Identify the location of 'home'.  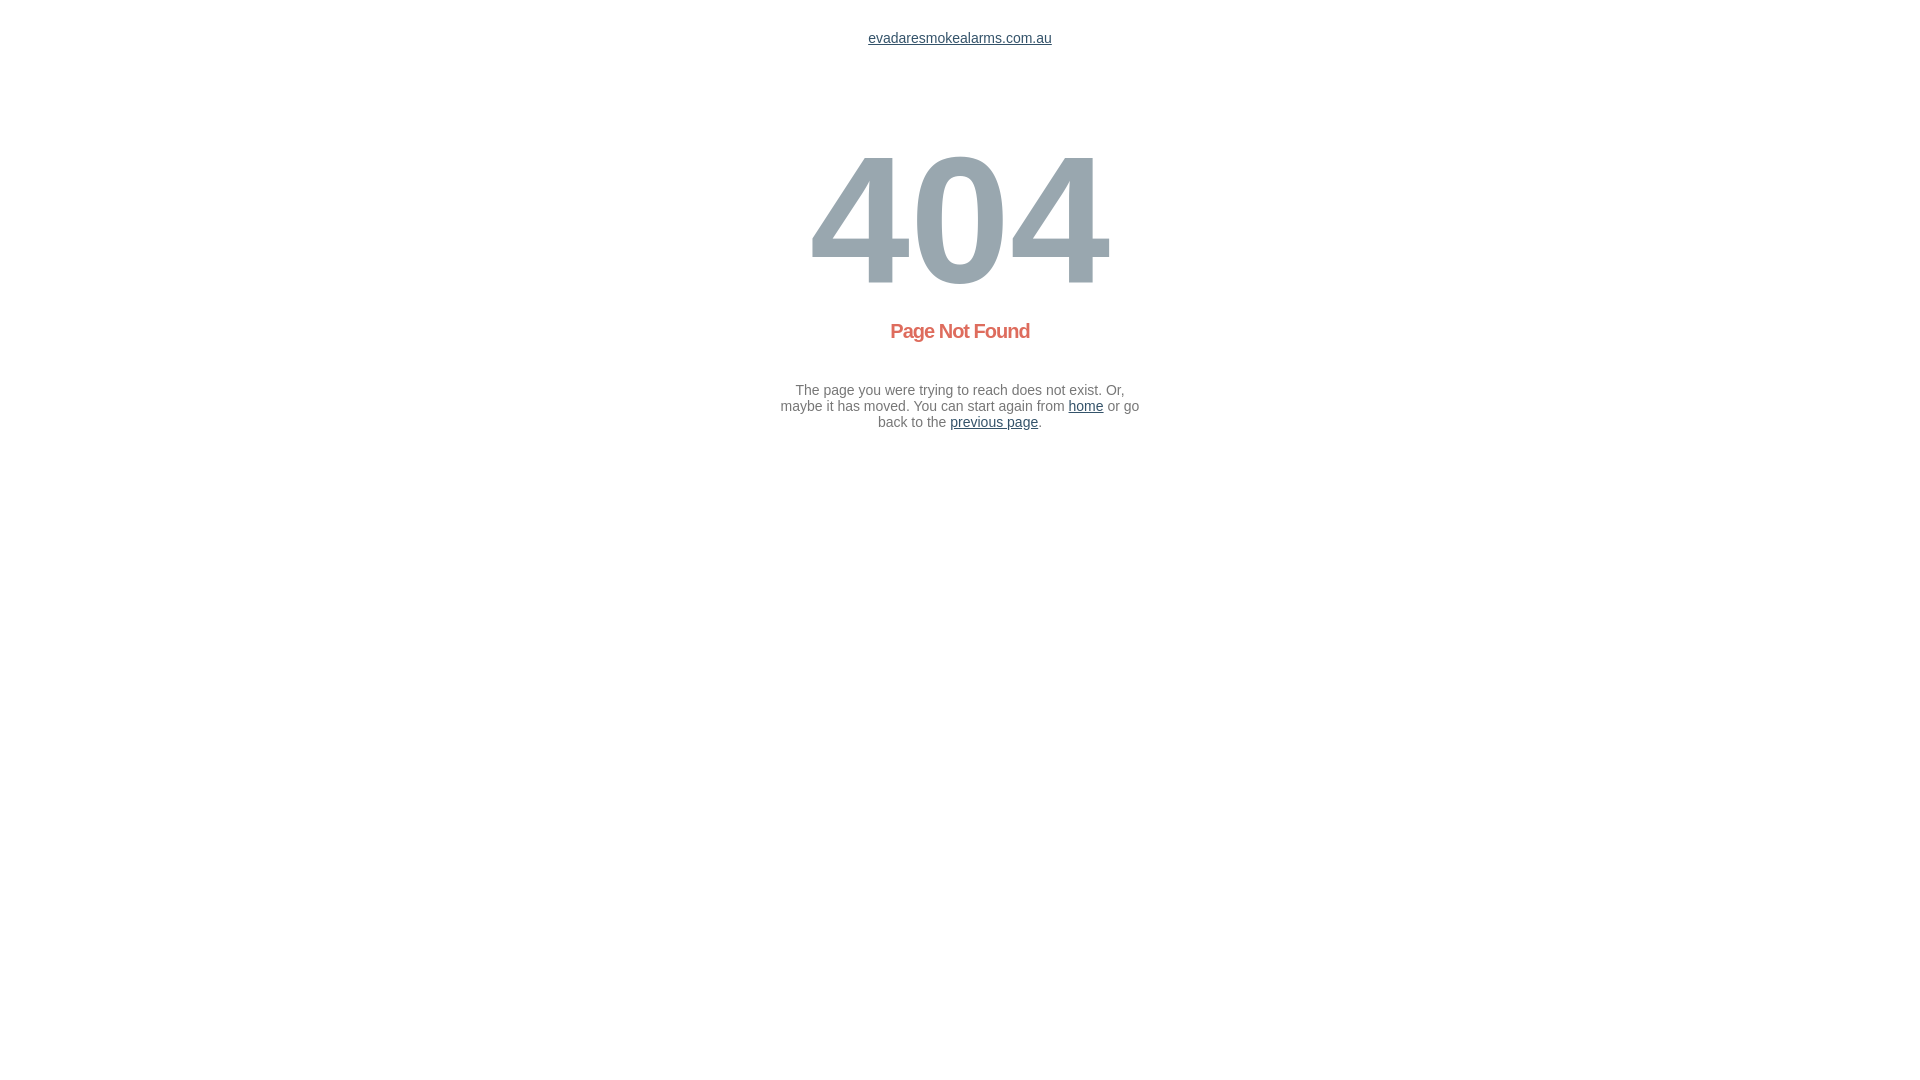
(1085, 405).